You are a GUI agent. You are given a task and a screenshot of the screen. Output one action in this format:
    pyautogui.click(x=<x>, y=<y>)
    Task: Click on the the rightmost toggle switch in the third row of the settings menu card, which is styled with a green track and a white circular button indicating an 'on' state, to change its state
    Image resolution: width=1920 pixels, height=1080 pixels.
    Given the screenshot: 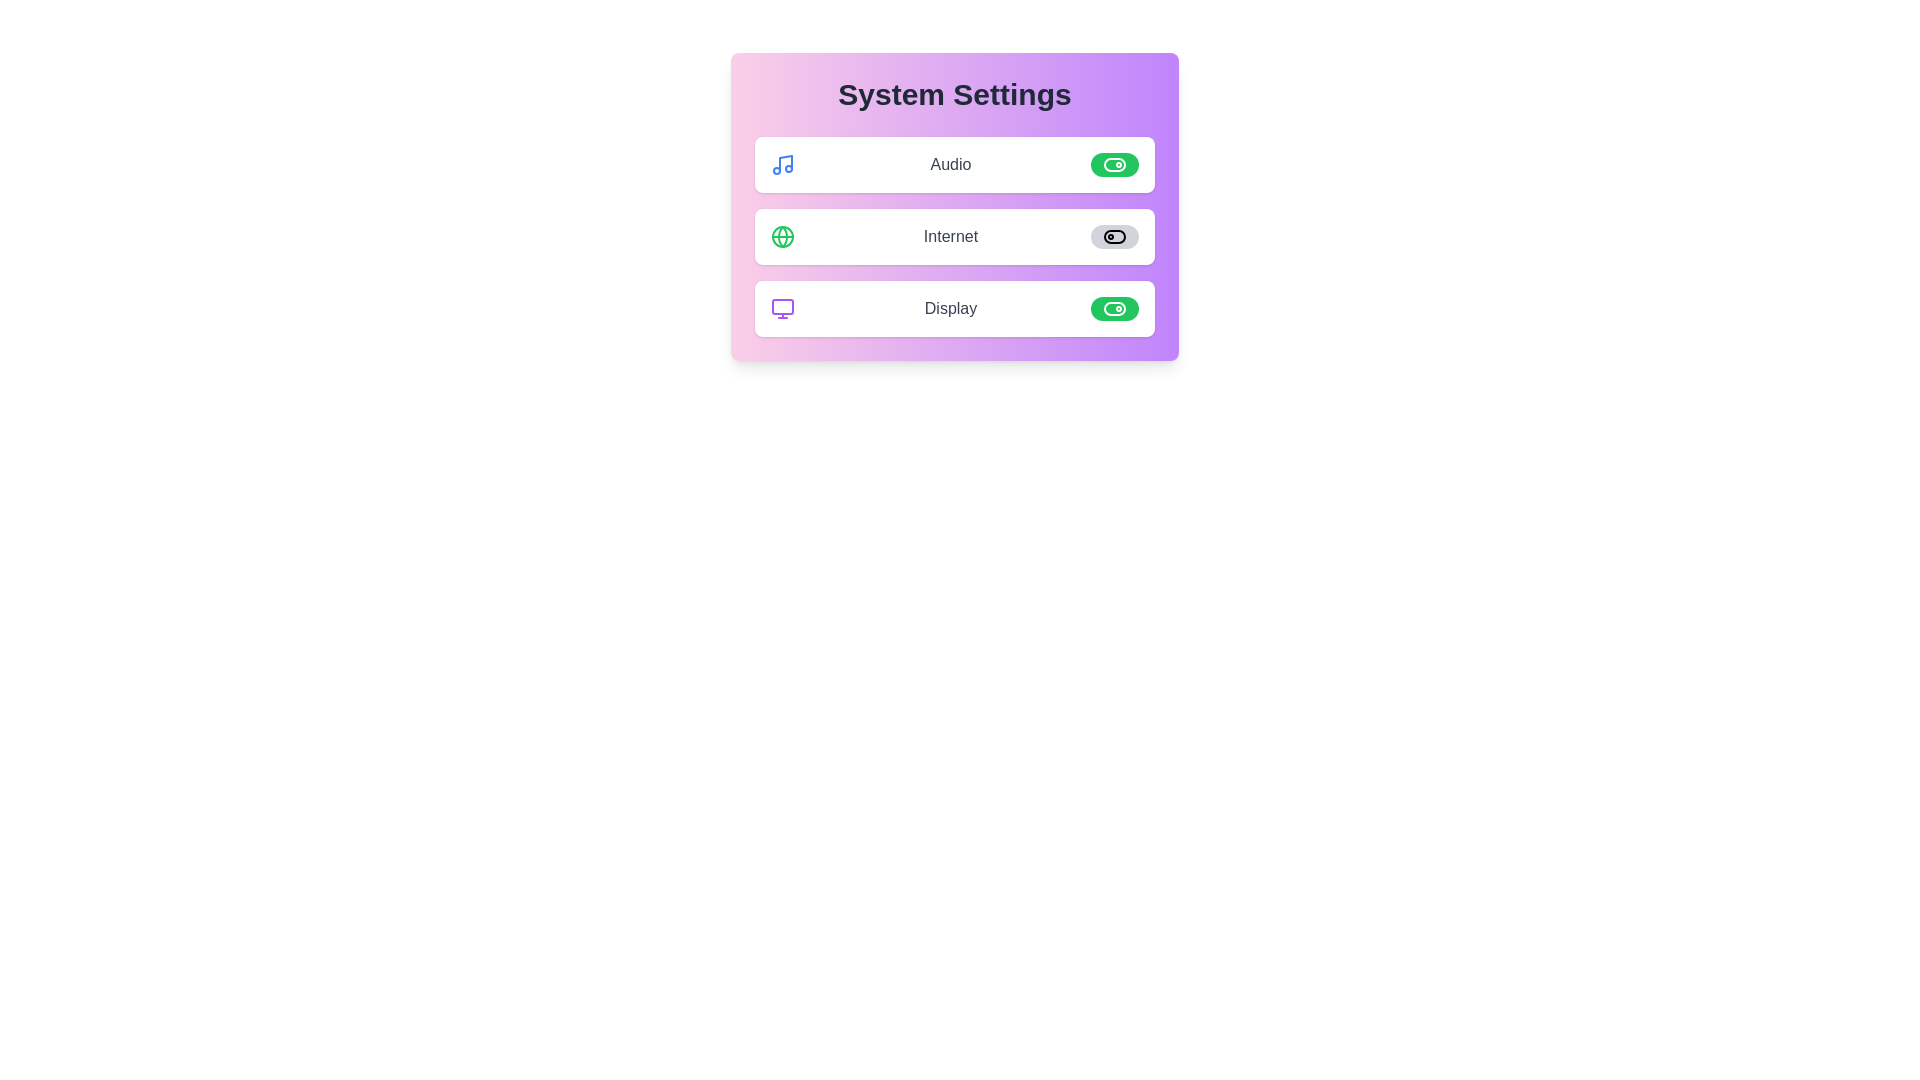 What is the action you would take?
    pyautogui.click(x=1113, y=308)
    